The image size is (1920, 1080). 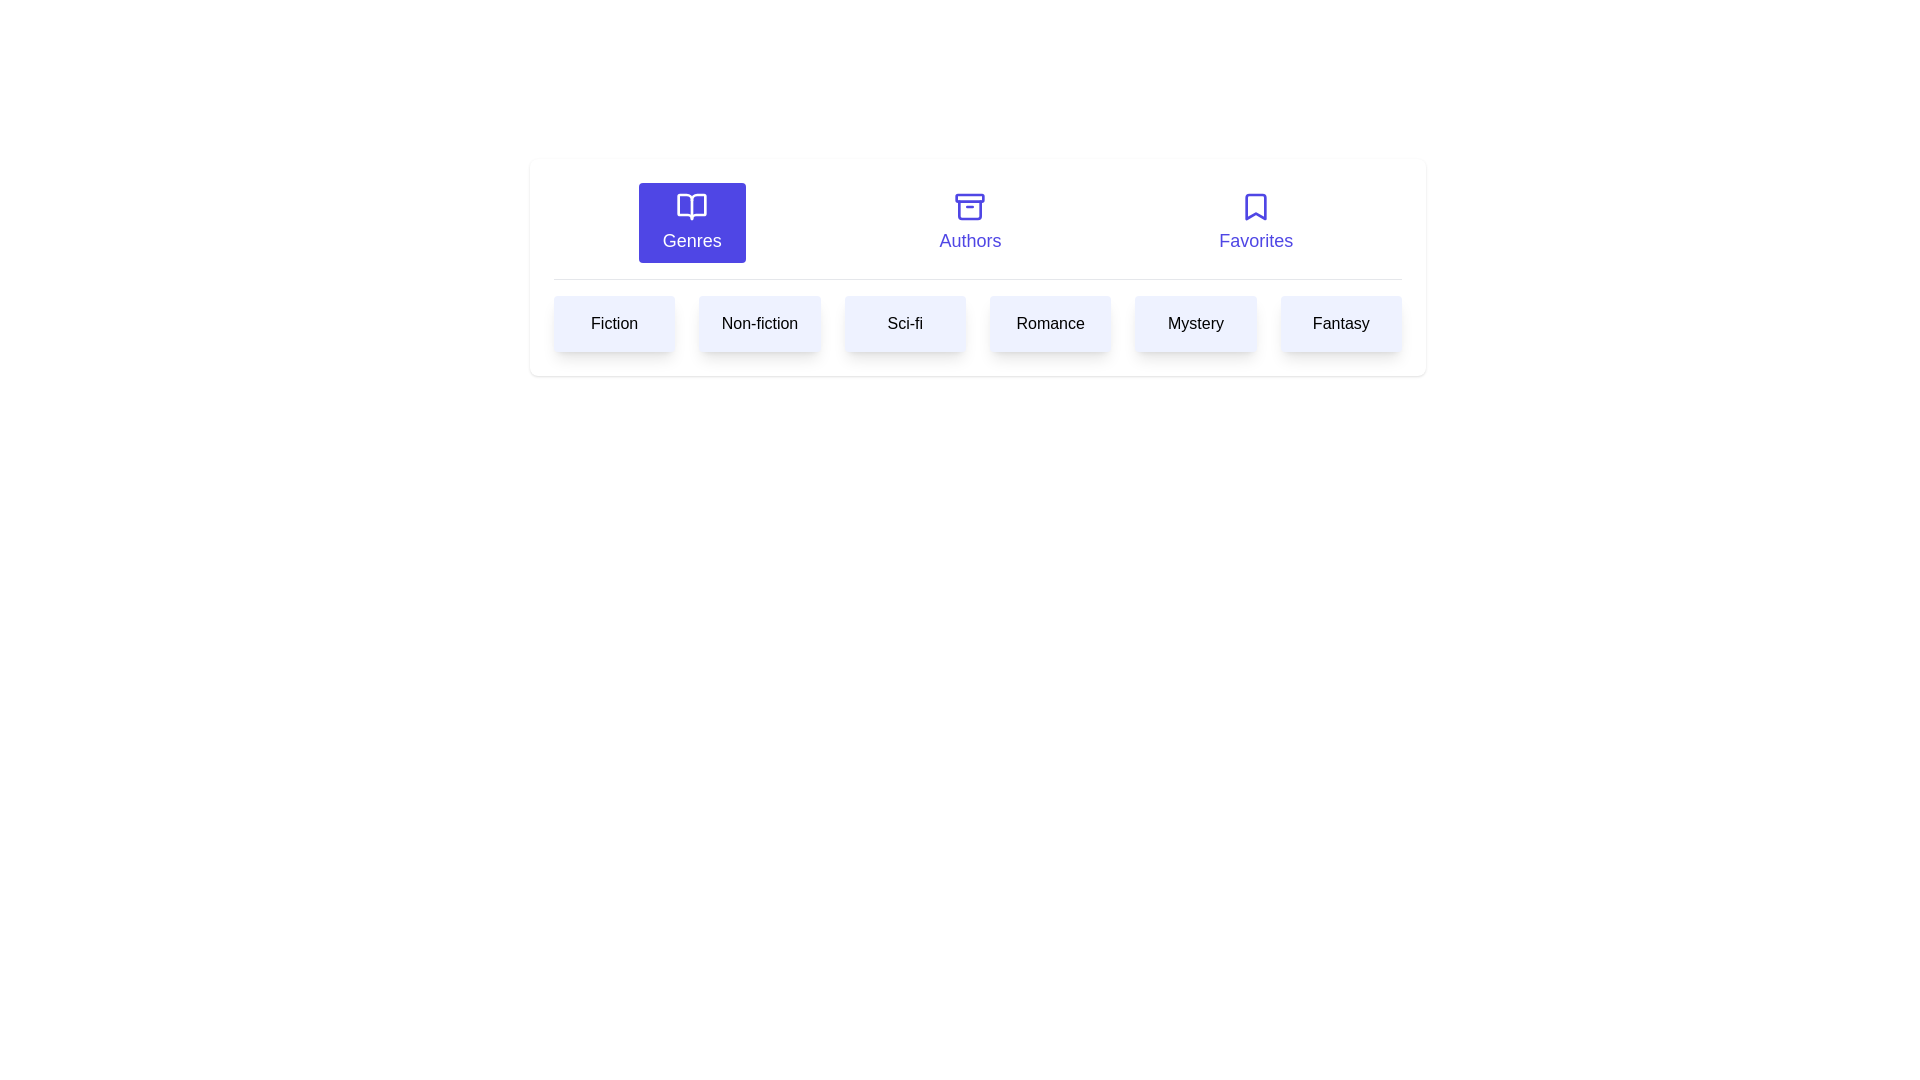 What do you see at coordinates (969, 223) in the screenshot?
I see `the Authors tab by clicking on its header` at bounding box center [969, 223].